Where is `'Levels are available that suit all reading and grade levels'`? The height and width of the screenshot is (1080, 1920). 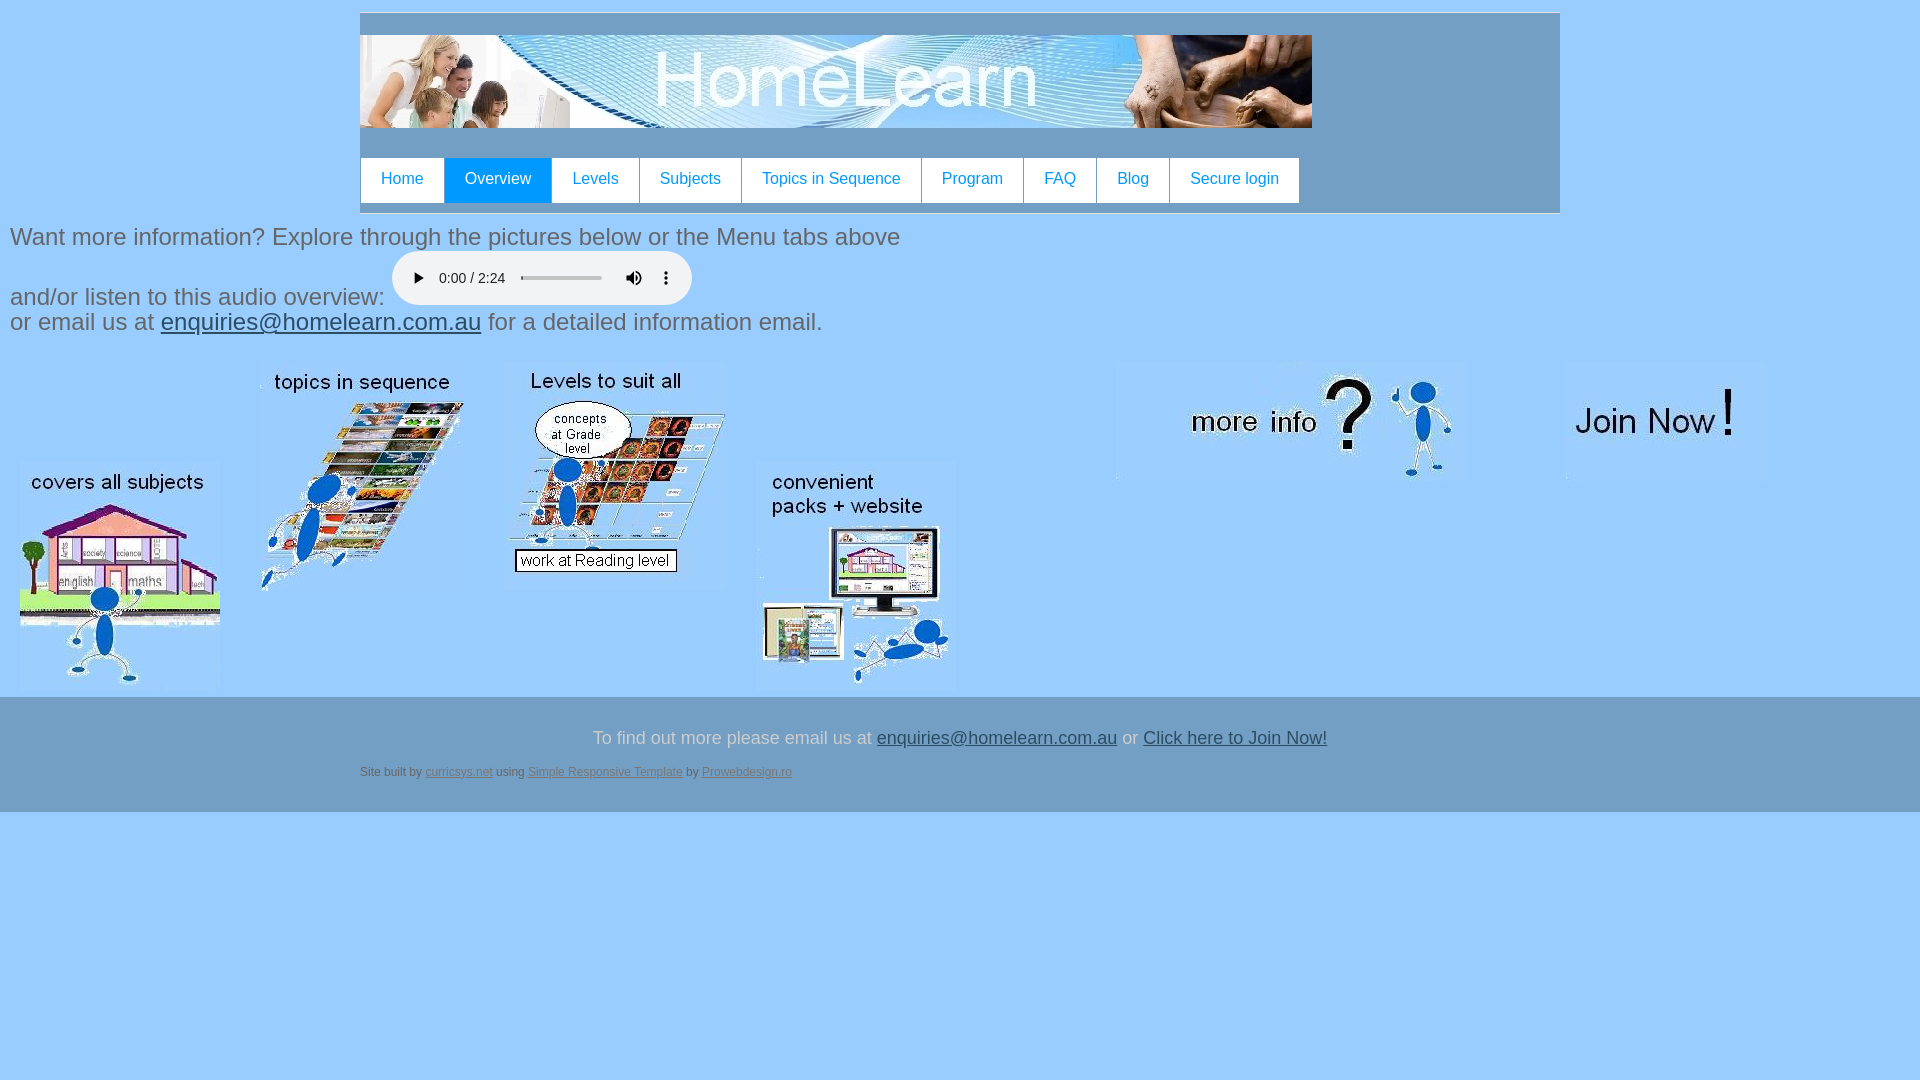 'Levels are available that suit all reading and grade levels' is located at coordinates (504, 475).